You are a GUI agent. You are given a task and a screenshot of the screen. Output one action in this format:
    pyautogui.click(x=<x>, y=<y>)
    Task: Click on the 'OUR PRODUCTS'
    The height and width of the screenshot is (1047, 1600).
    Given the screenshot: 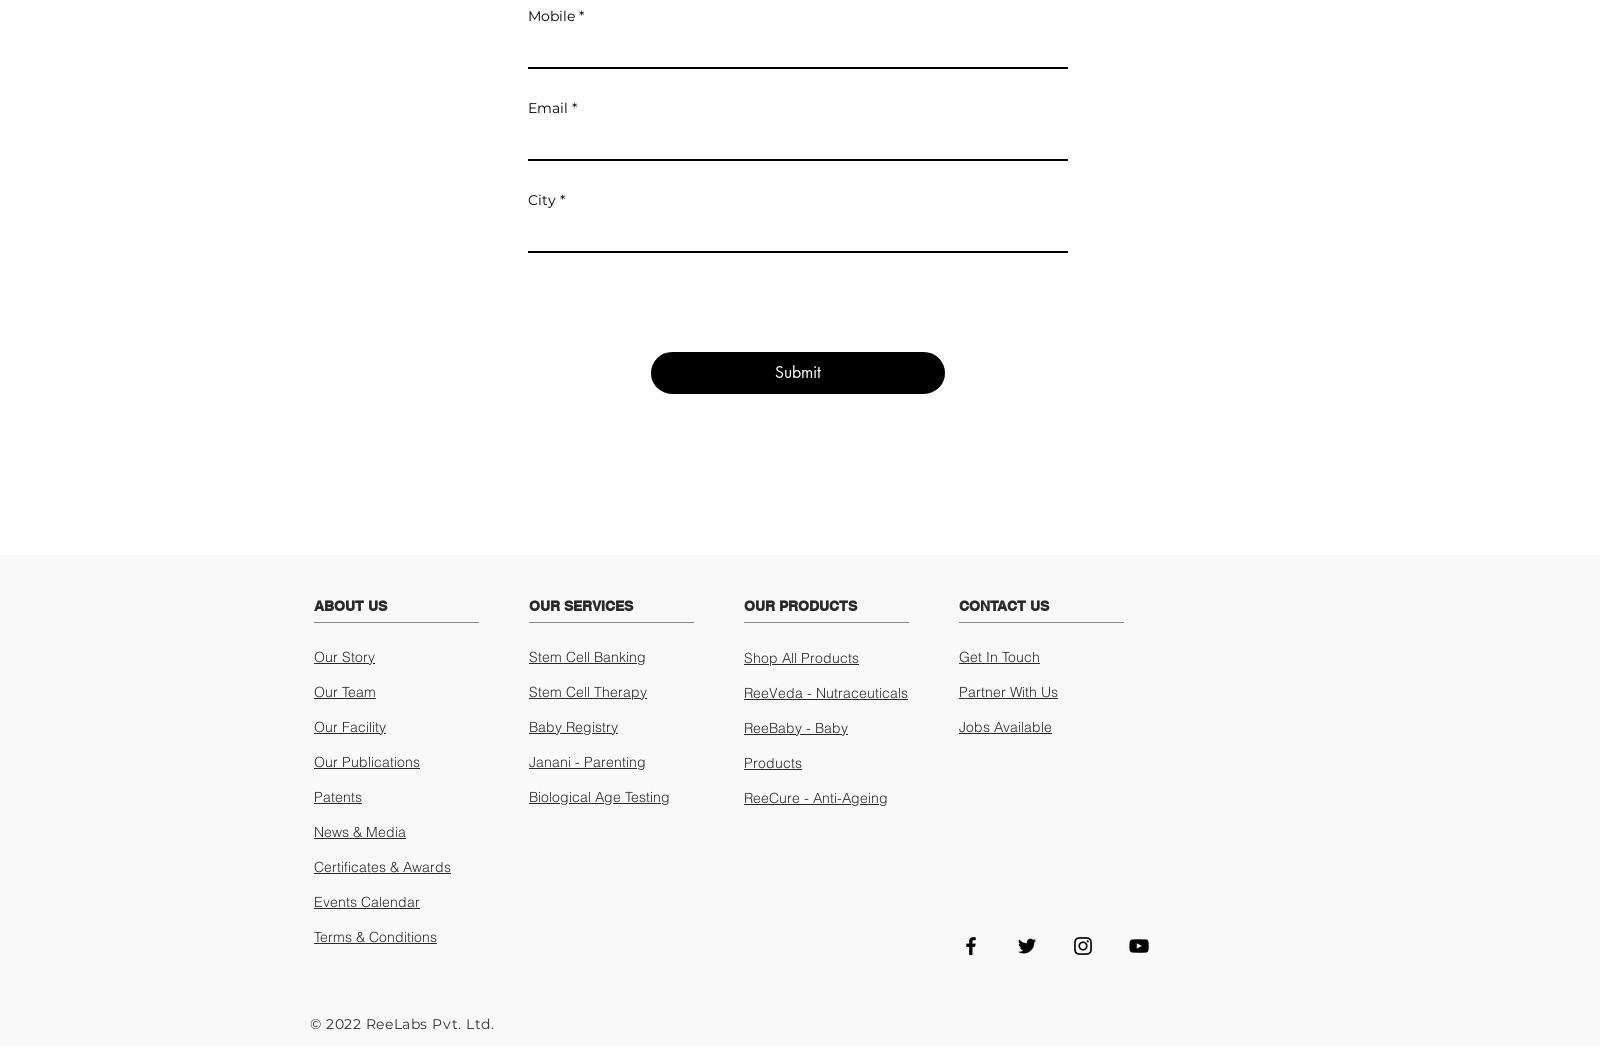 What is the action you would take?
    pyautogui.click(x=800, y=603)
    